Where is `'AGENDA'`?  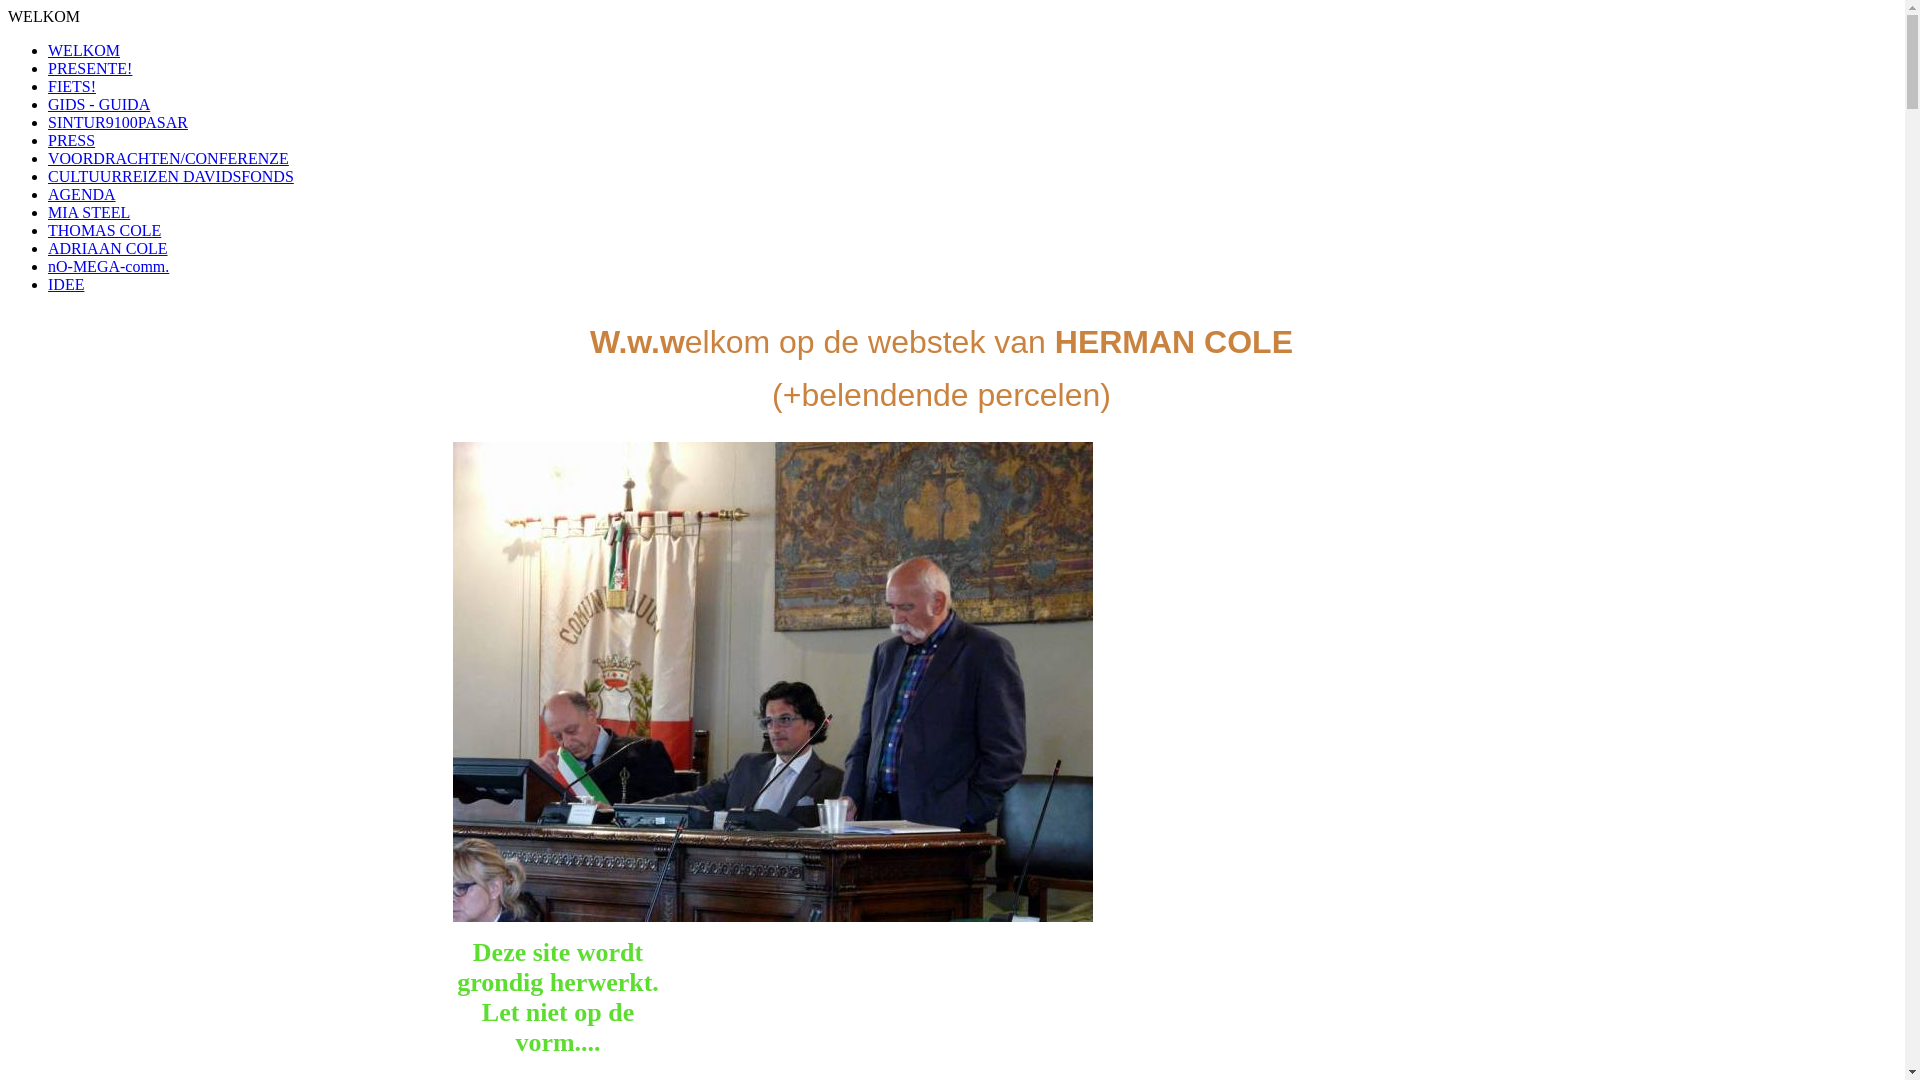 'AGENDA' is located at coordinates (48, 194).